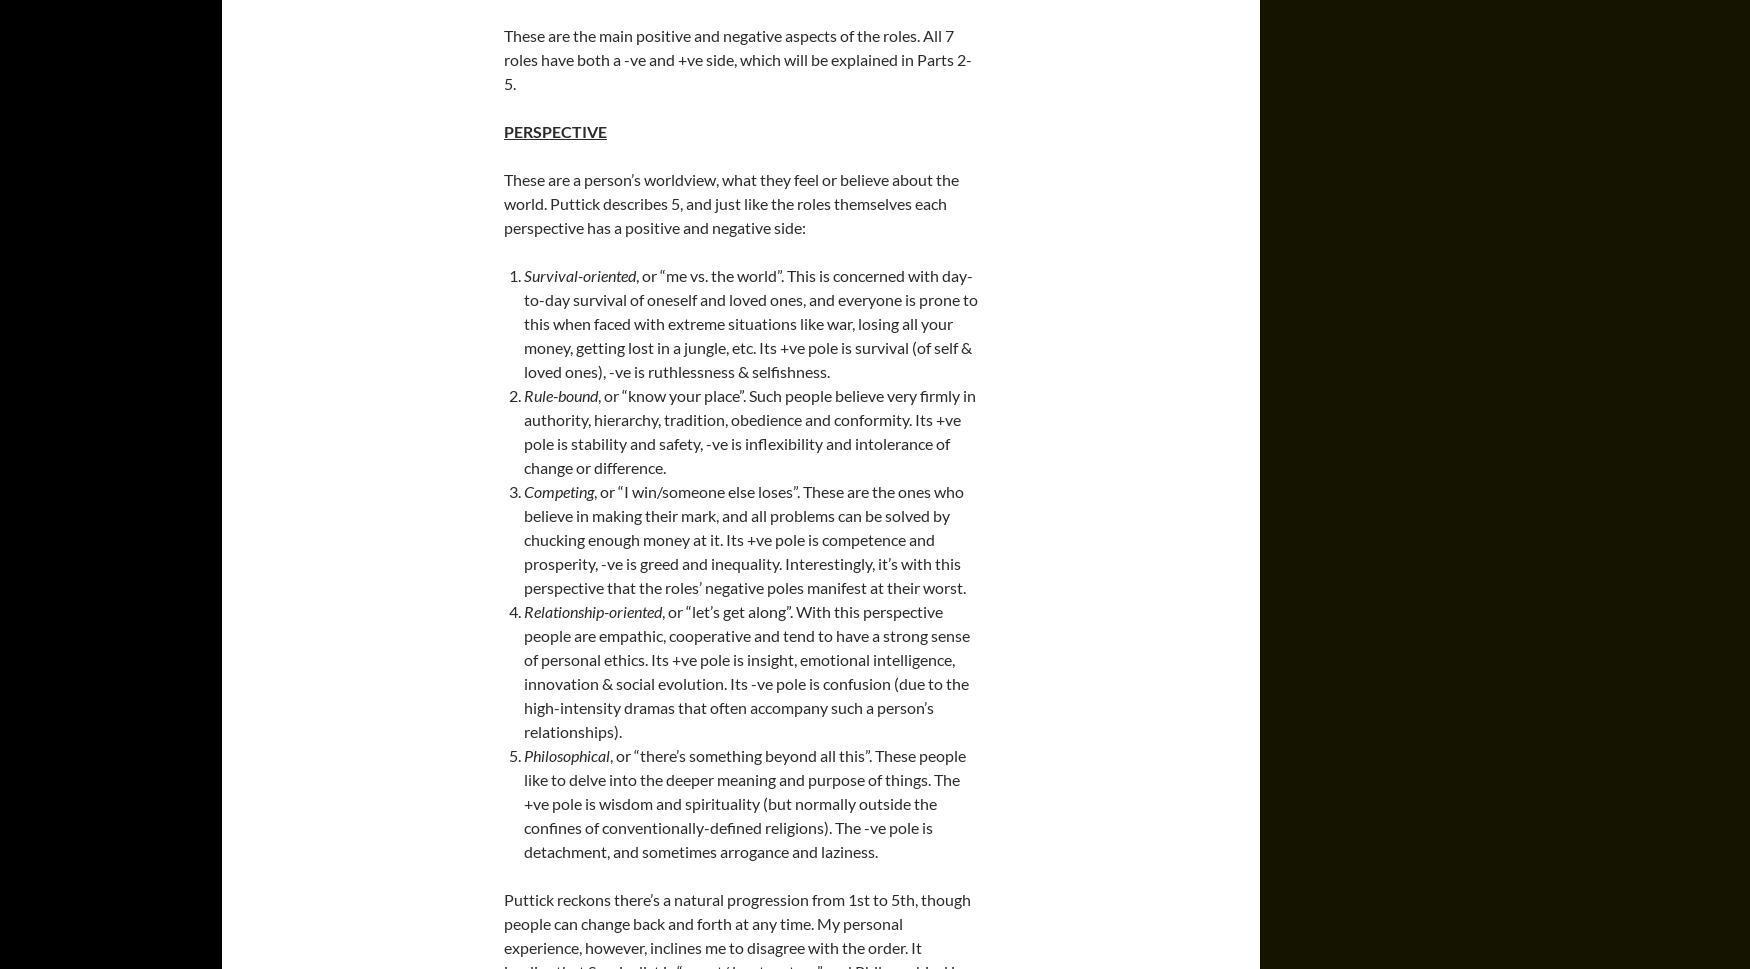 The width and height of the screenshot is (1750, 969). Describe the element at coordinates (502, 203) in the screenshot. I see `'These are a person’s worldview, what they feel or believe about the world. Puttick describes 5, and just like the roles themselves each perspective has a positive and negative side:'` at that location.